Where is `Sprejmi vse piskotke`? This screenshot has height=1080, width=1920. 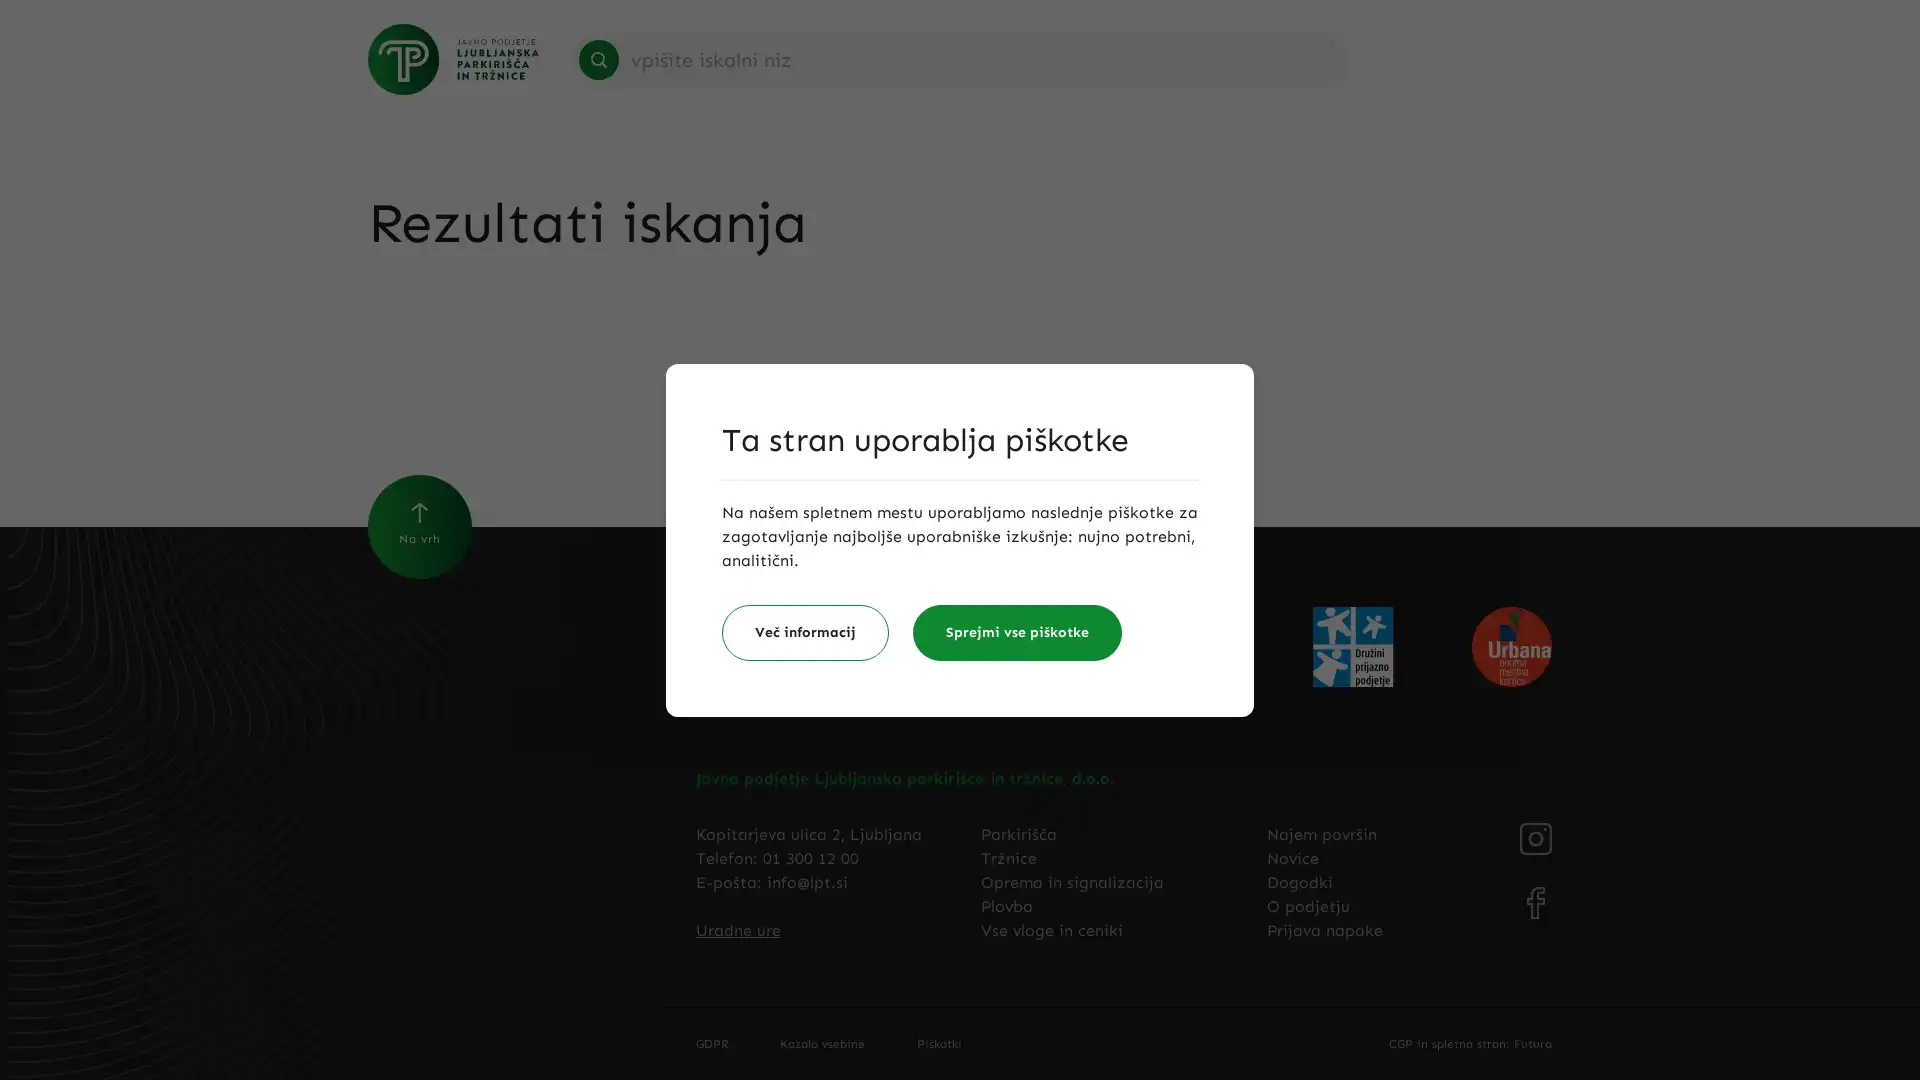 Sprejmi vse piskotke is located at coordinates (1017, 632).